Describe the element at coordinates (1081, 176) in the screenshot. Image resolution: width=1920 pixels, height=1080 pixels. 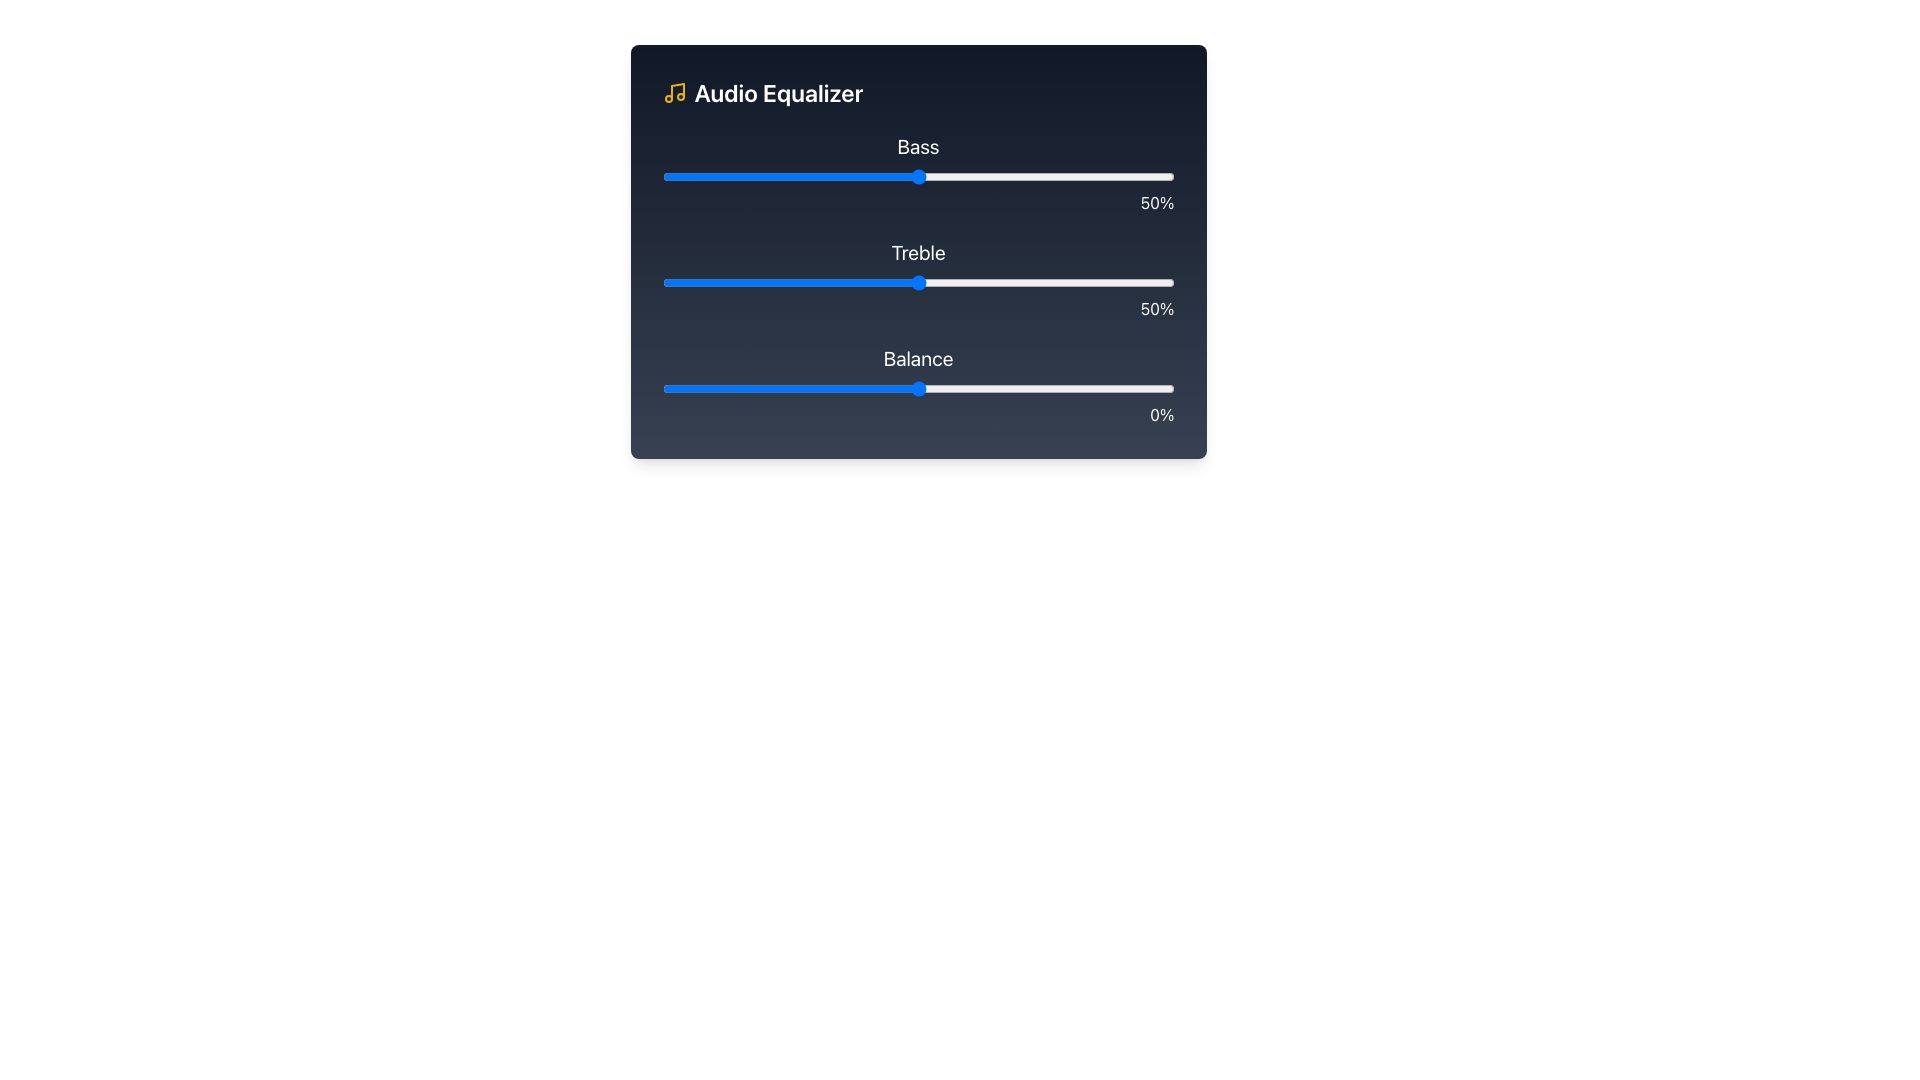
I see `the bass level` at that location.